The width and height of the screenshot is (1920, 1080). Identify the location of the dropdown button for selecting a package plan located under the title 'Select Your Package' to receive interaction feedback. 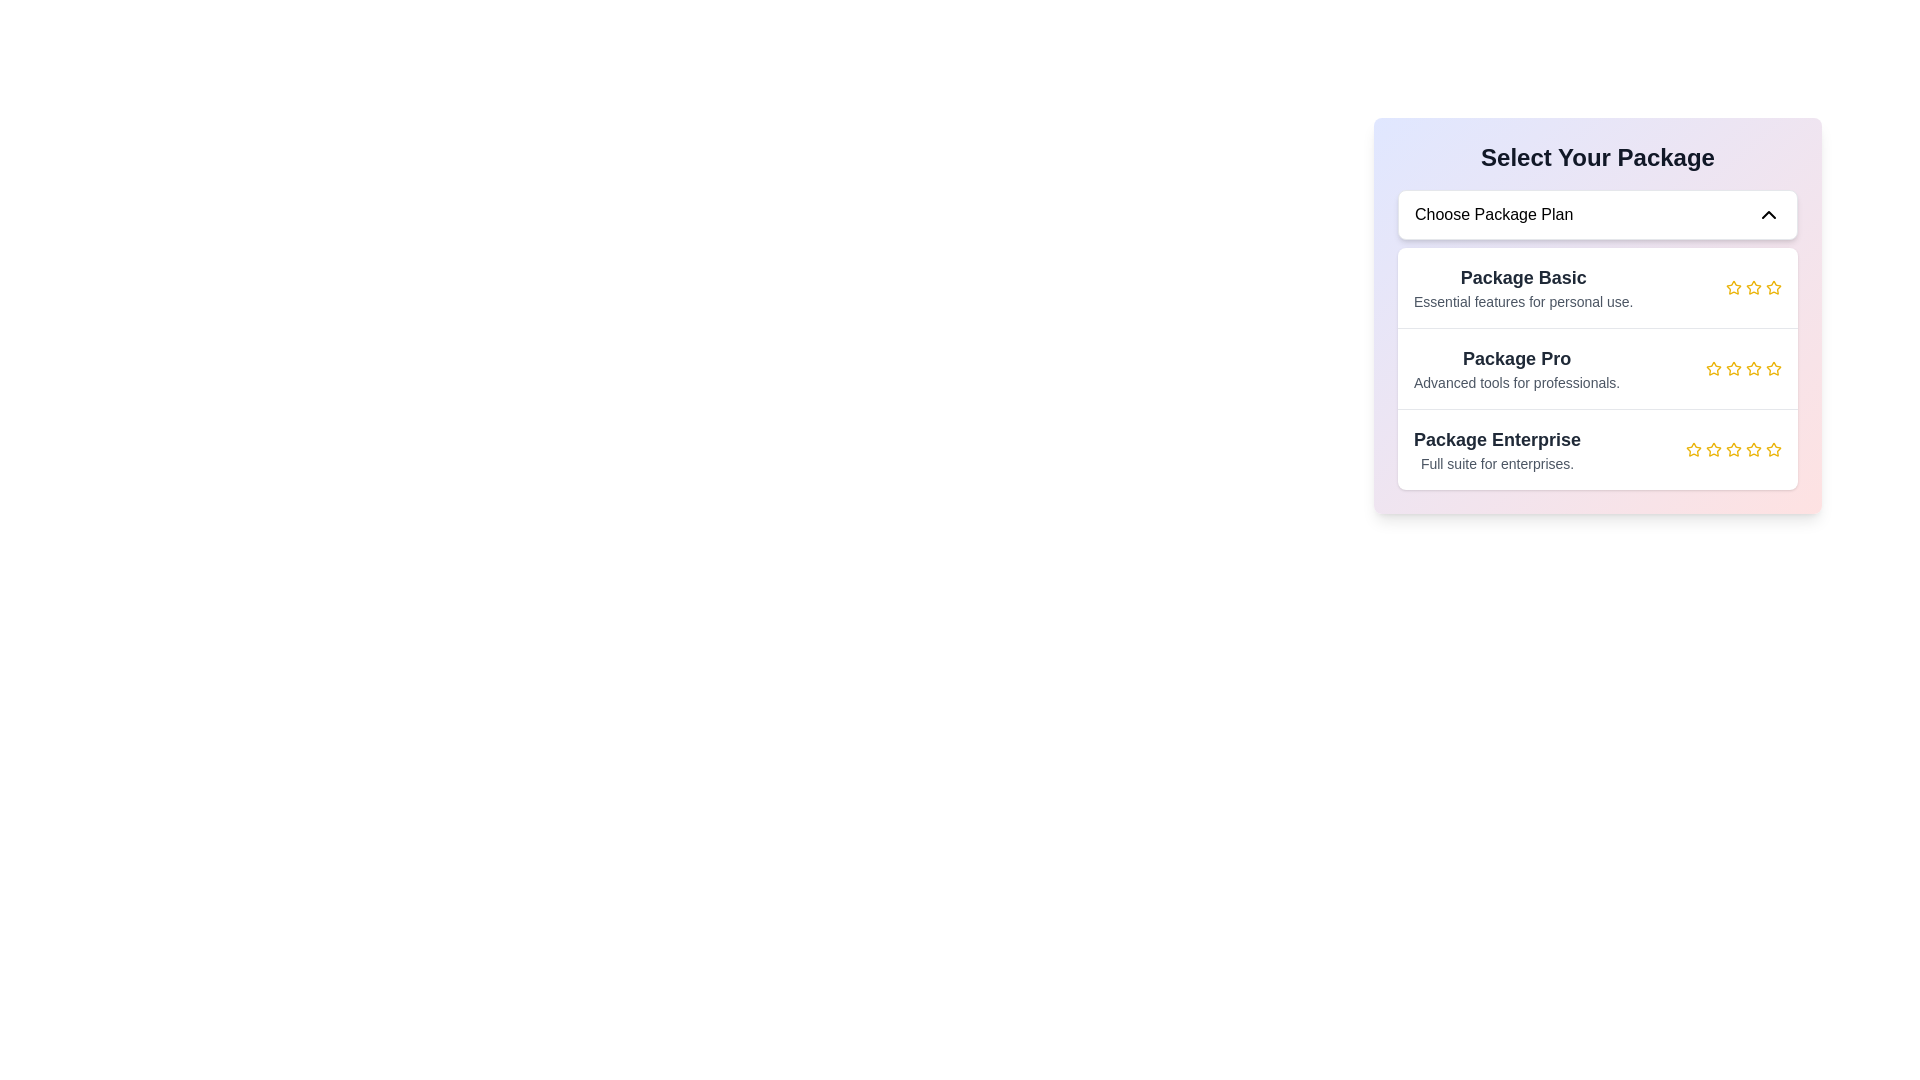
(1597, 215).